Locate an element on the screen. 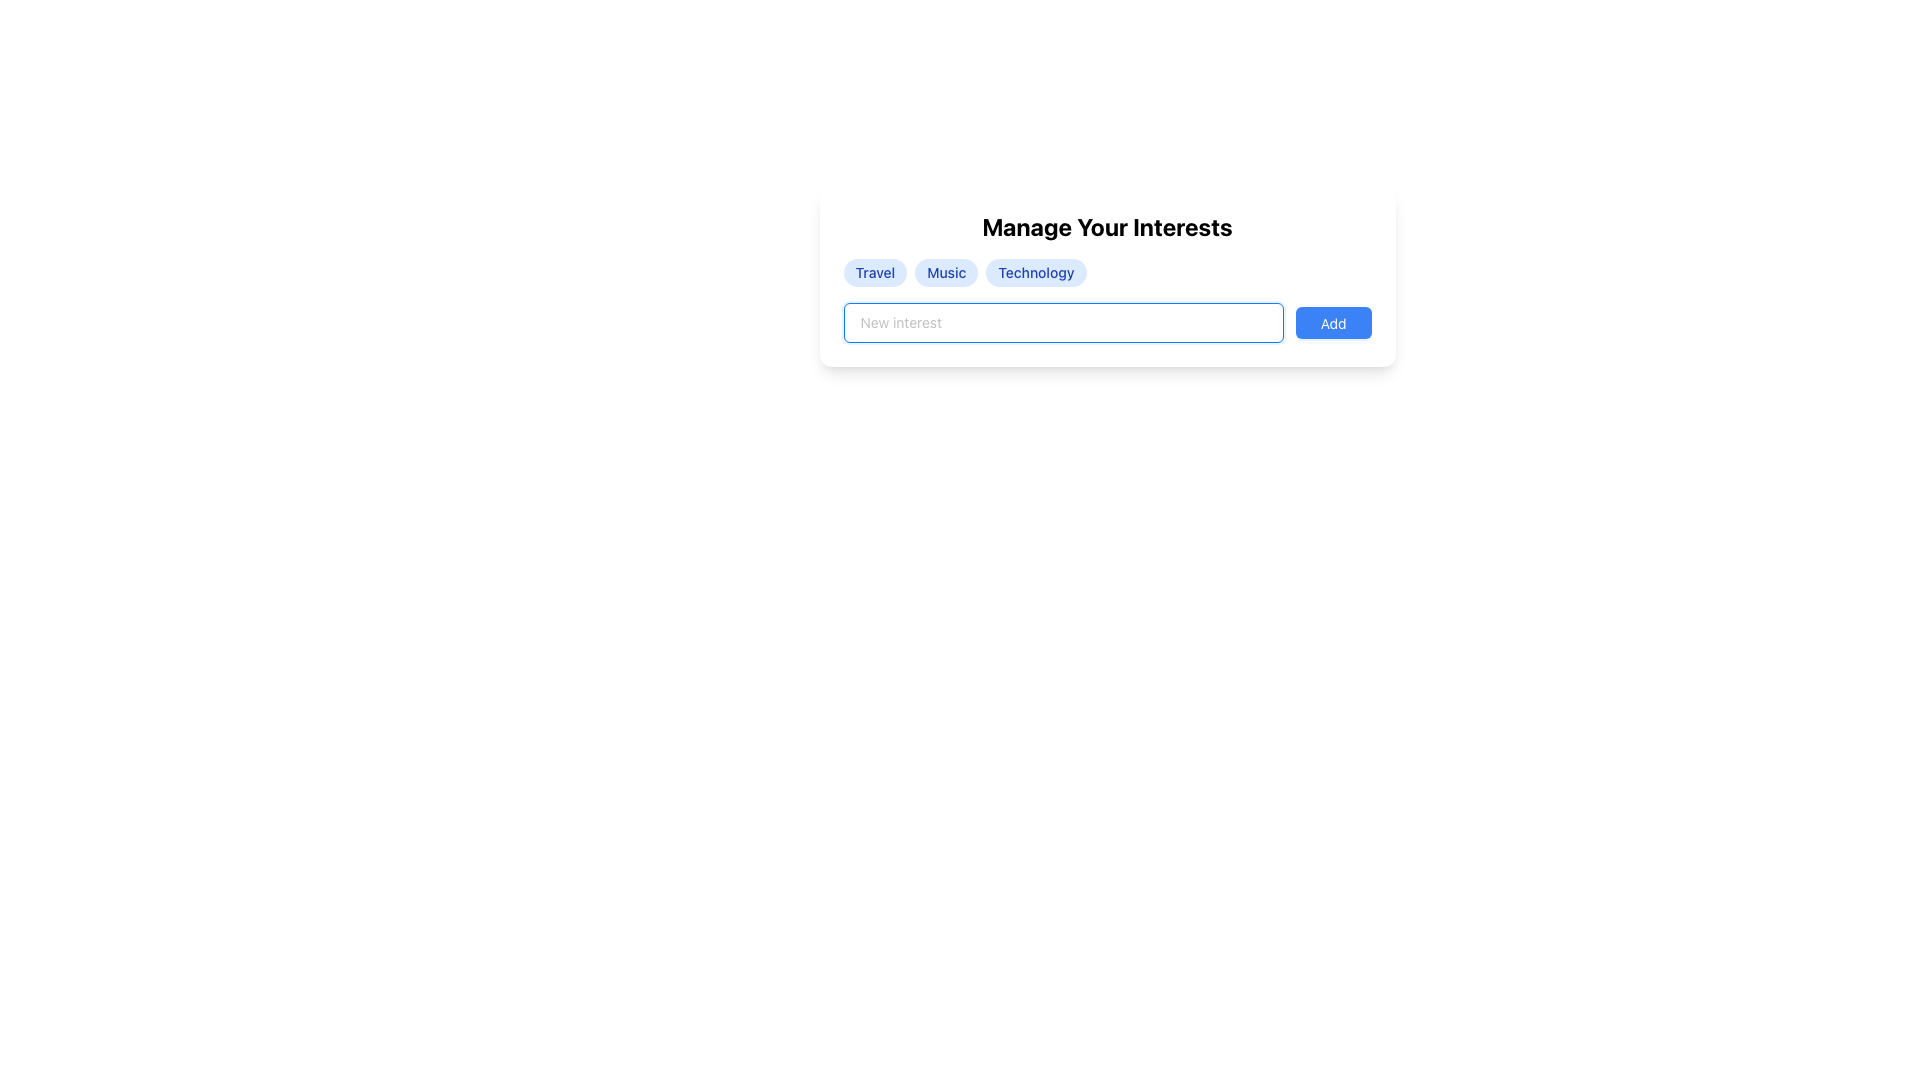 Image resolution: width=1920 pixels, height=1080 pixels. the 'Technology' tag/label component in the row of badge-like elements is located at coordinates (1036, 273).